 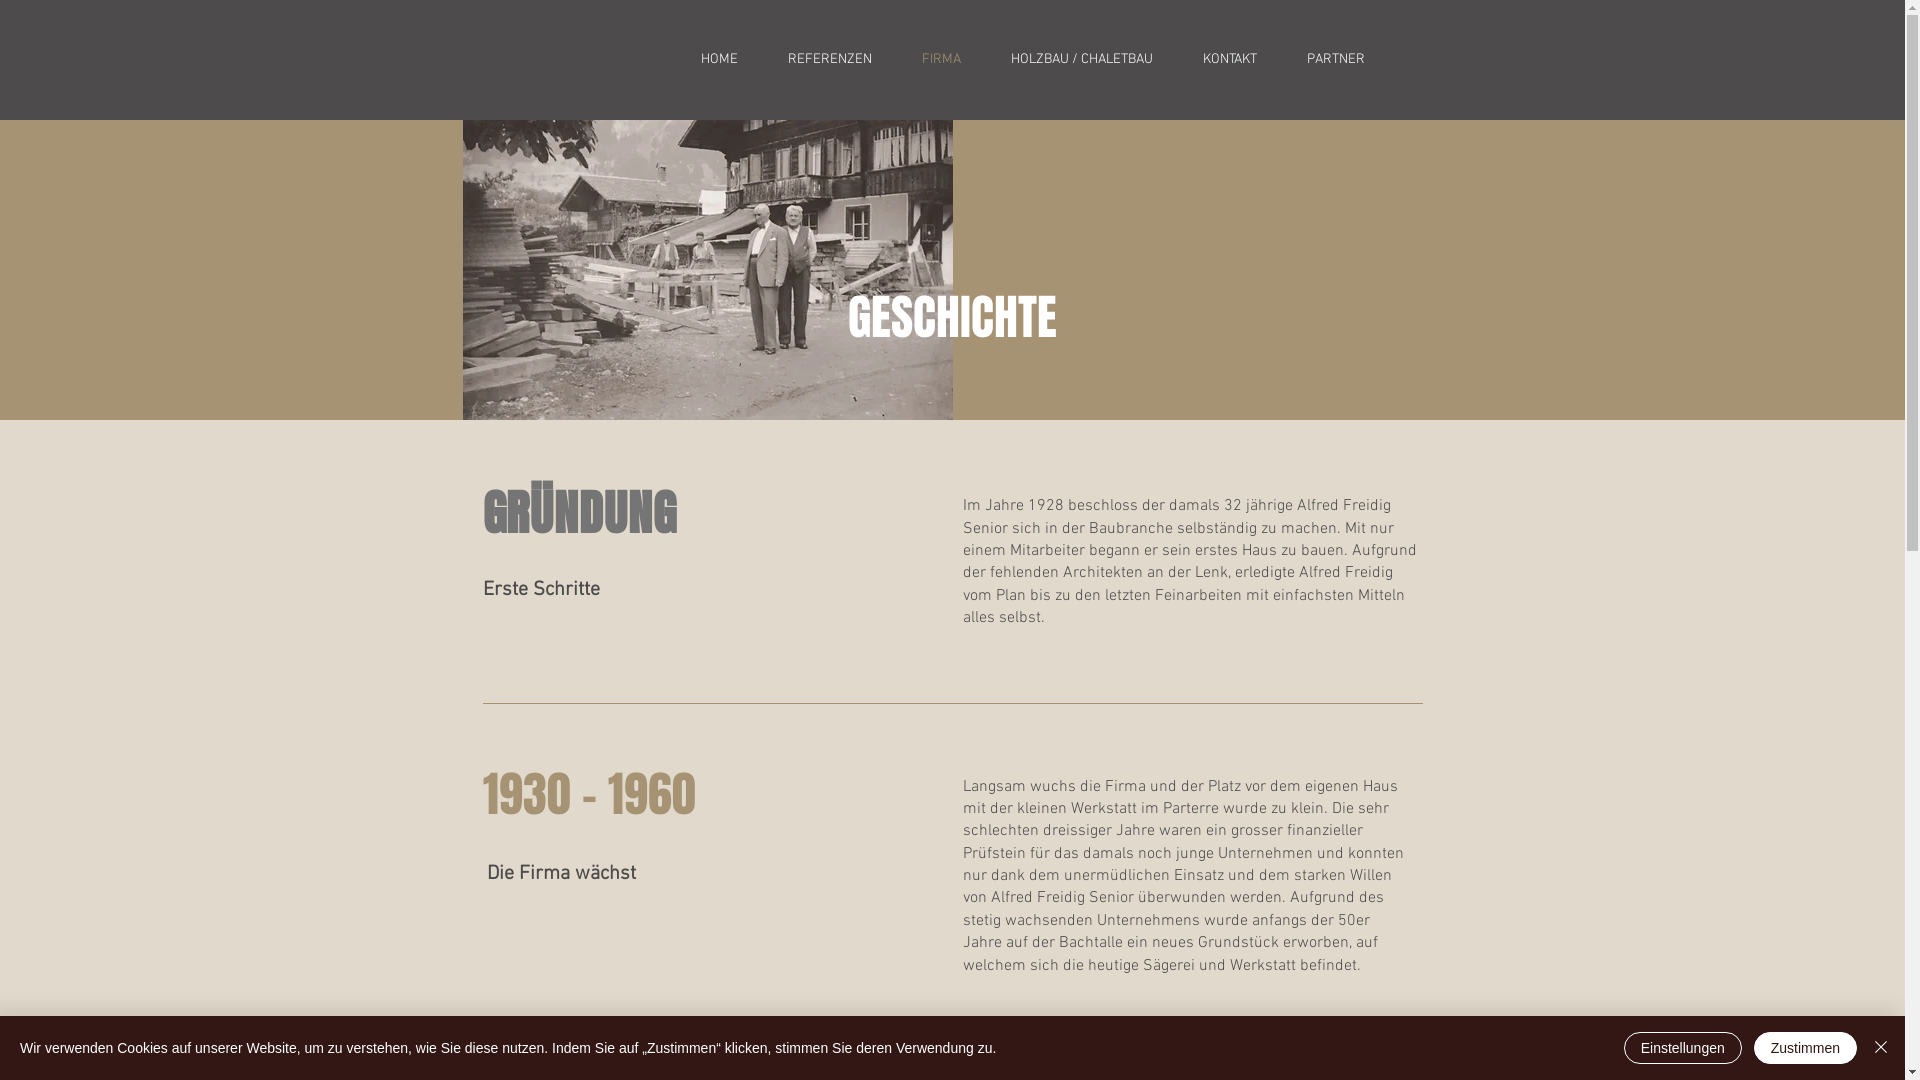 What do you see at coordinates (1228, 59) in the screenshot?
I see `'KONTAKT'` at bounding box center [1228, 59].